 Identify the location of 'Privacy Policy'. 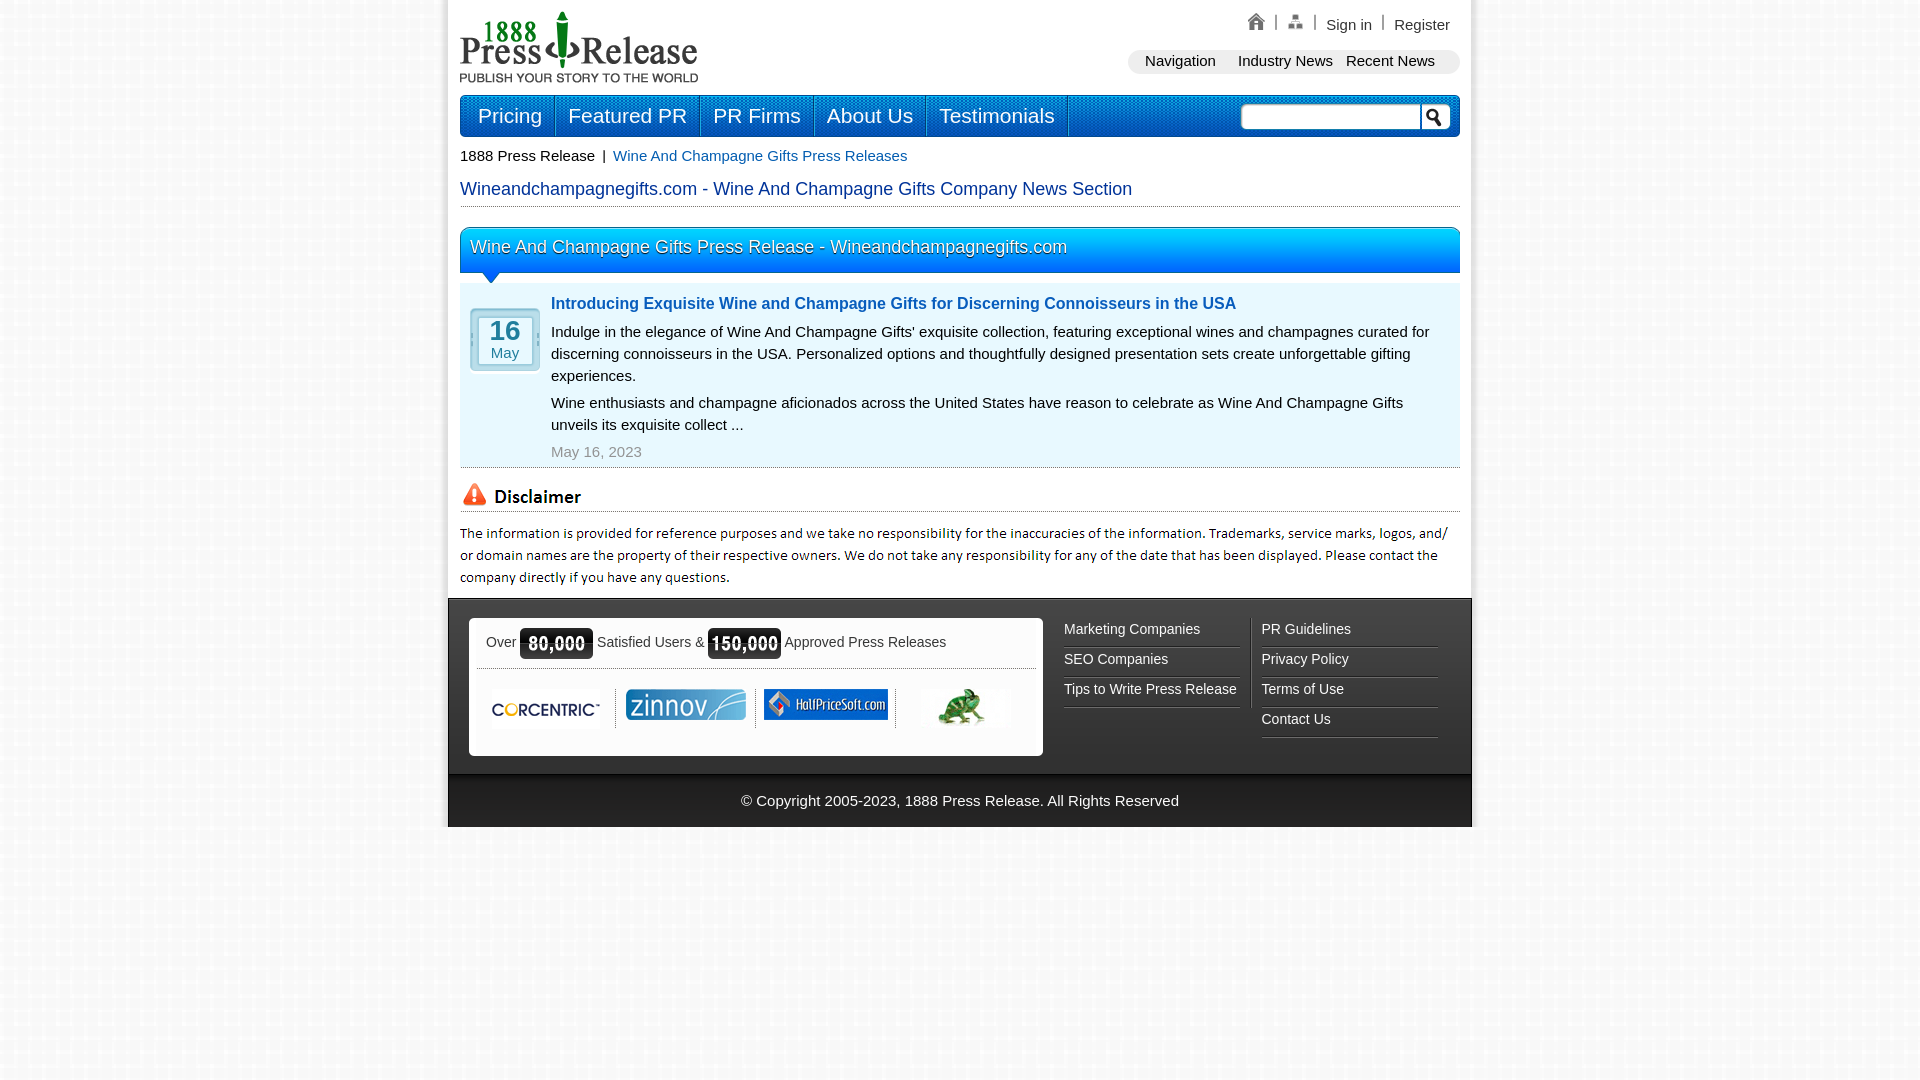
(1349, 663).